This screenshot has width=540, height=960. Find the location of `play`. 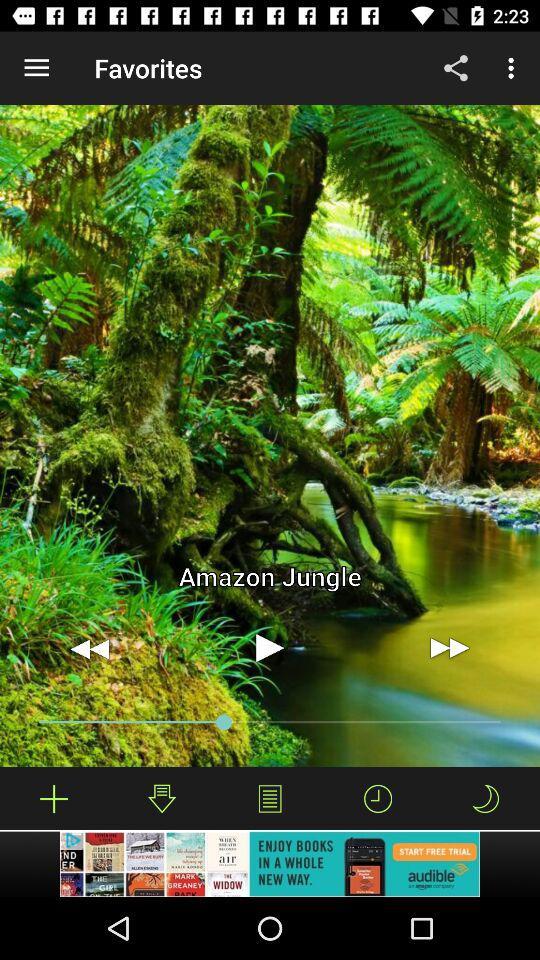

play is located at coordinates (270, 647).